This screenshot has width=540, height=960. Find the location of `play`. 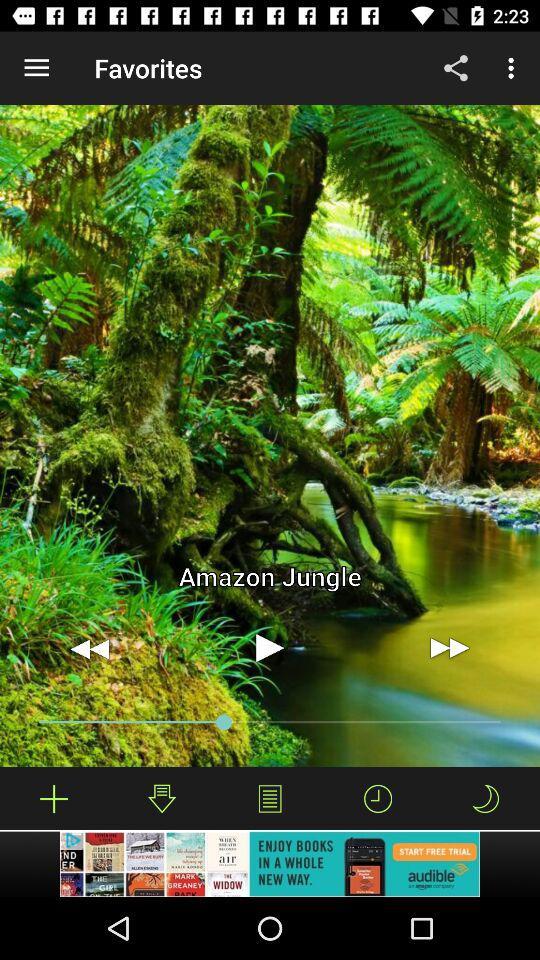

play is located at coordinates (270, 647).